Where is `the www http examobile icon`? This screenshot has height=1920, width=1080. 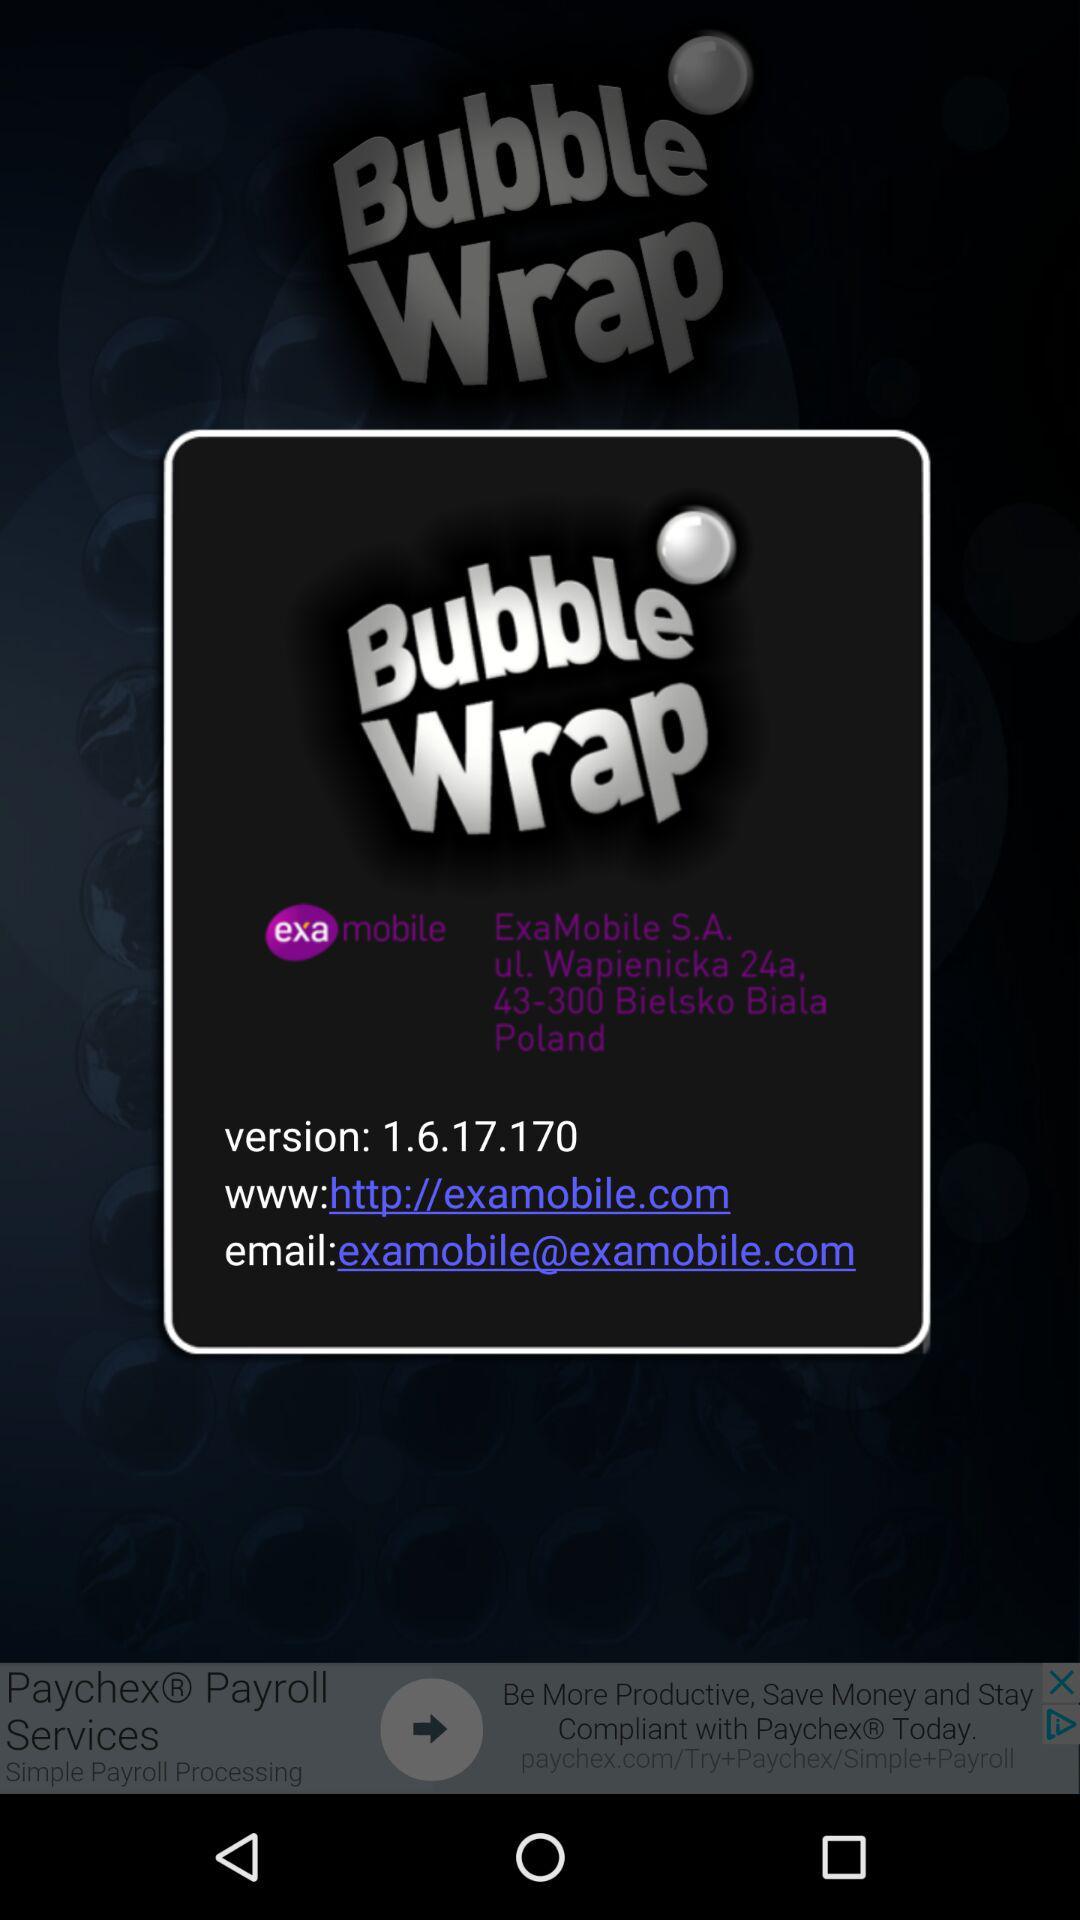
the www http examobile icon is located at coordinates (464, 1191).